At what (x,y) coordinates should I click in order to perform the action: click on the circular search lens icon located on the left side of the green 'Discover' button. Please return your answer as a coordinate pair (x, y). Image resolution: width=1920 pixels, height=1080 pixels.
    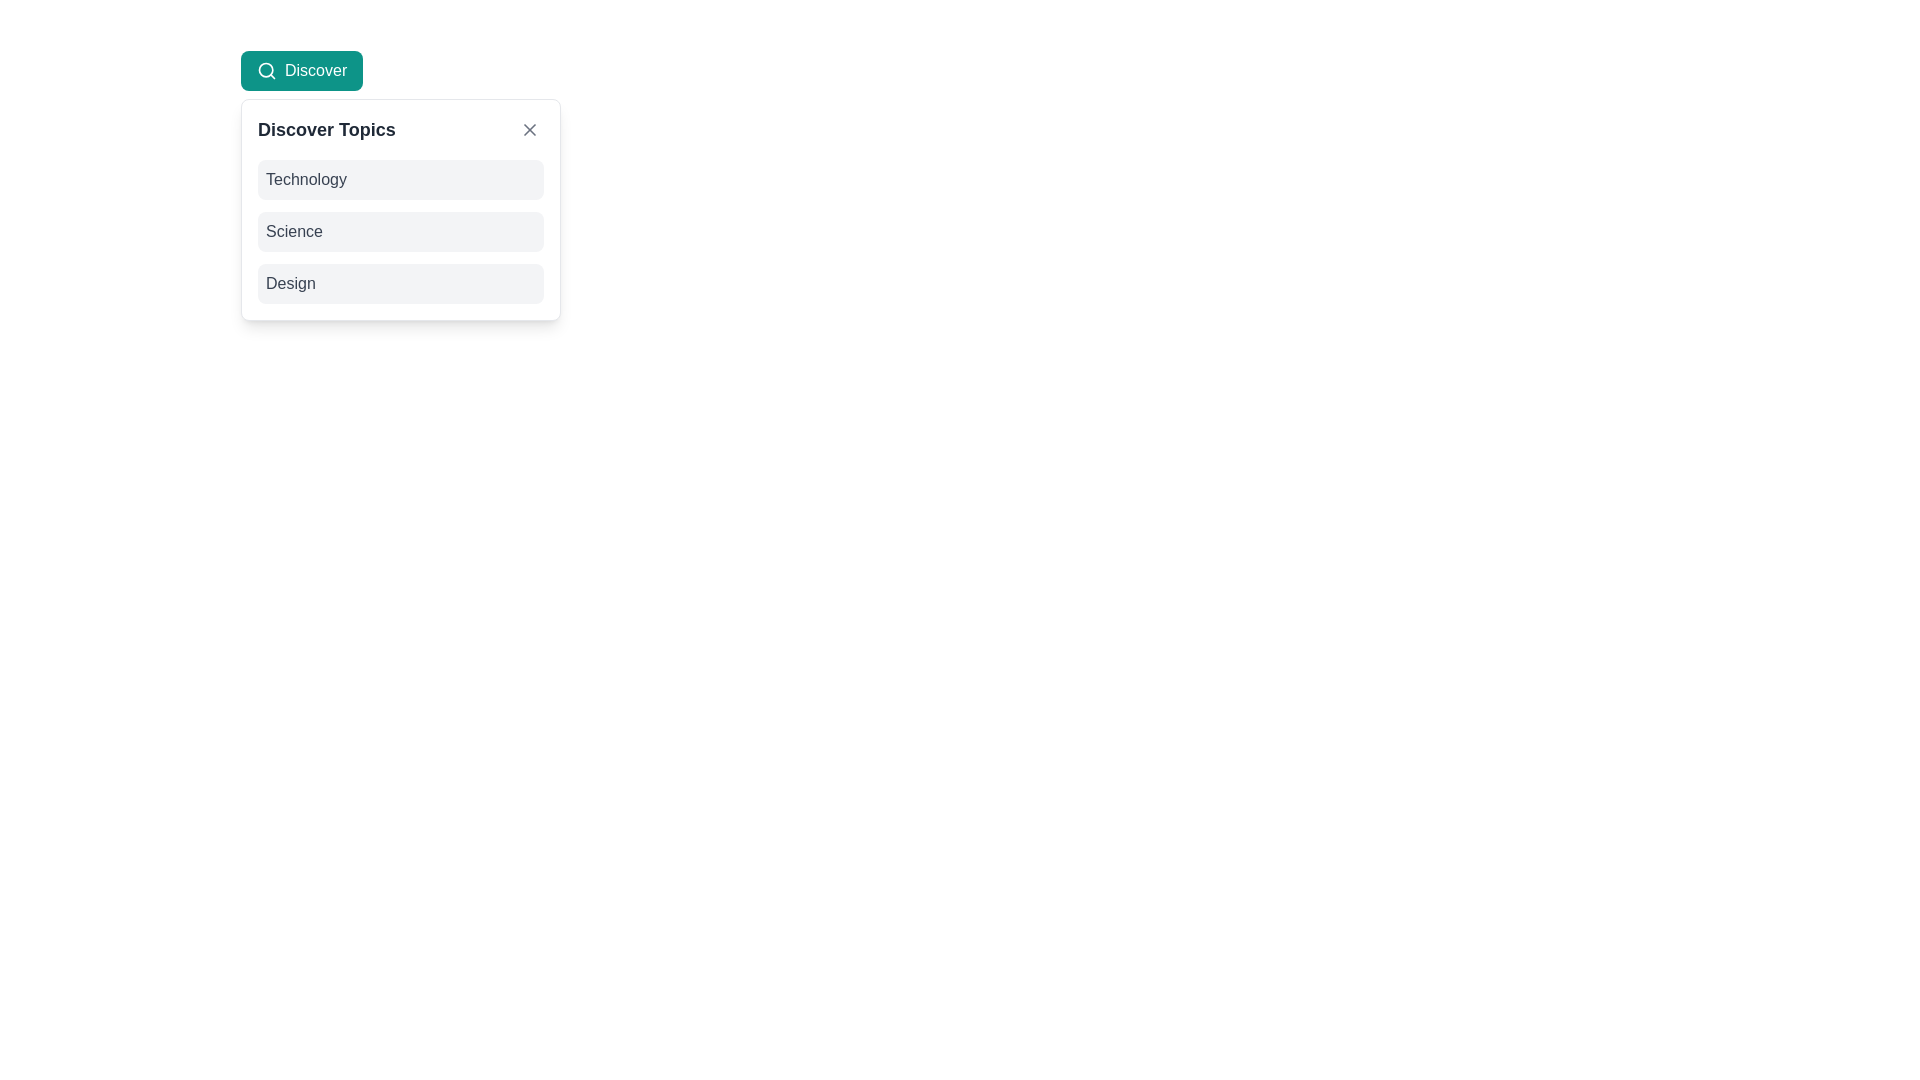
    Looking at the image, I should click on (266, 69).